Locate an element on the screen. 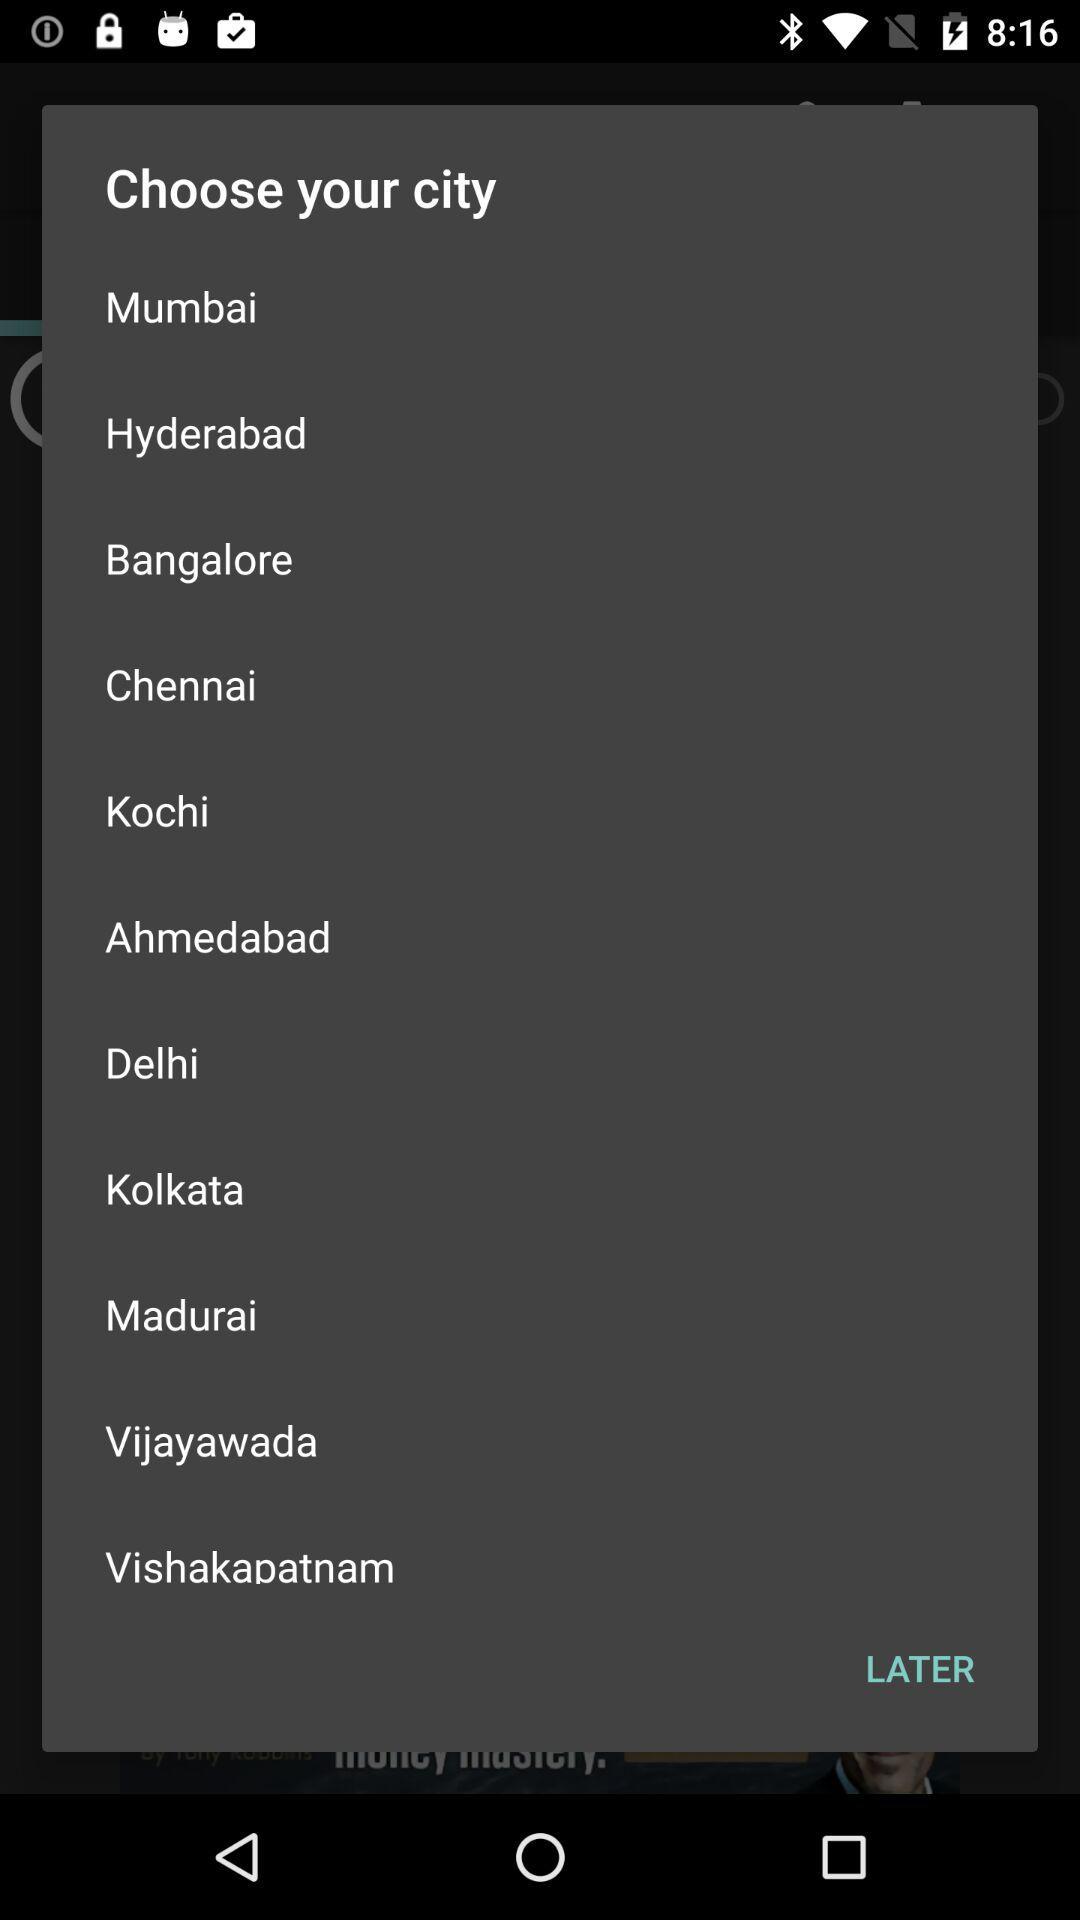 This screenshot has height=1920, width=1080. icon below bangalore item is located at coordinates (540, 684).